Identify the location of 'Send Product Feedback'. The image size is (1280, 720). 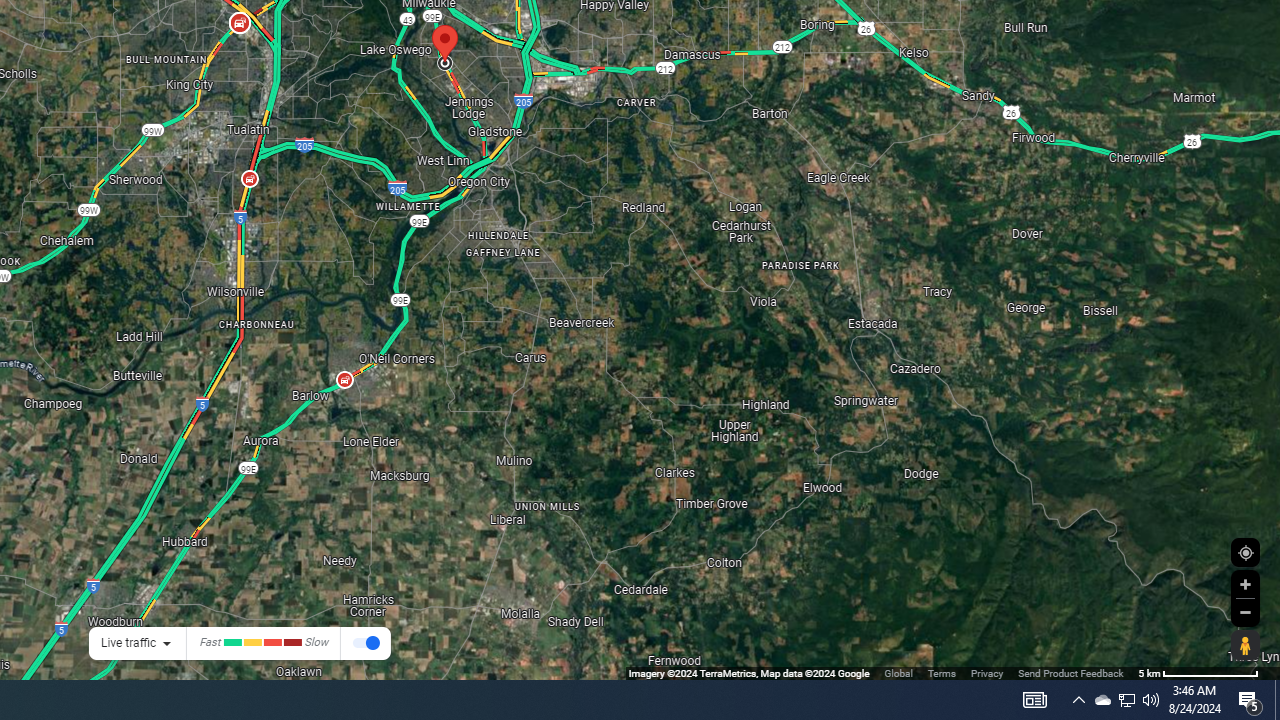
(1069, 673).